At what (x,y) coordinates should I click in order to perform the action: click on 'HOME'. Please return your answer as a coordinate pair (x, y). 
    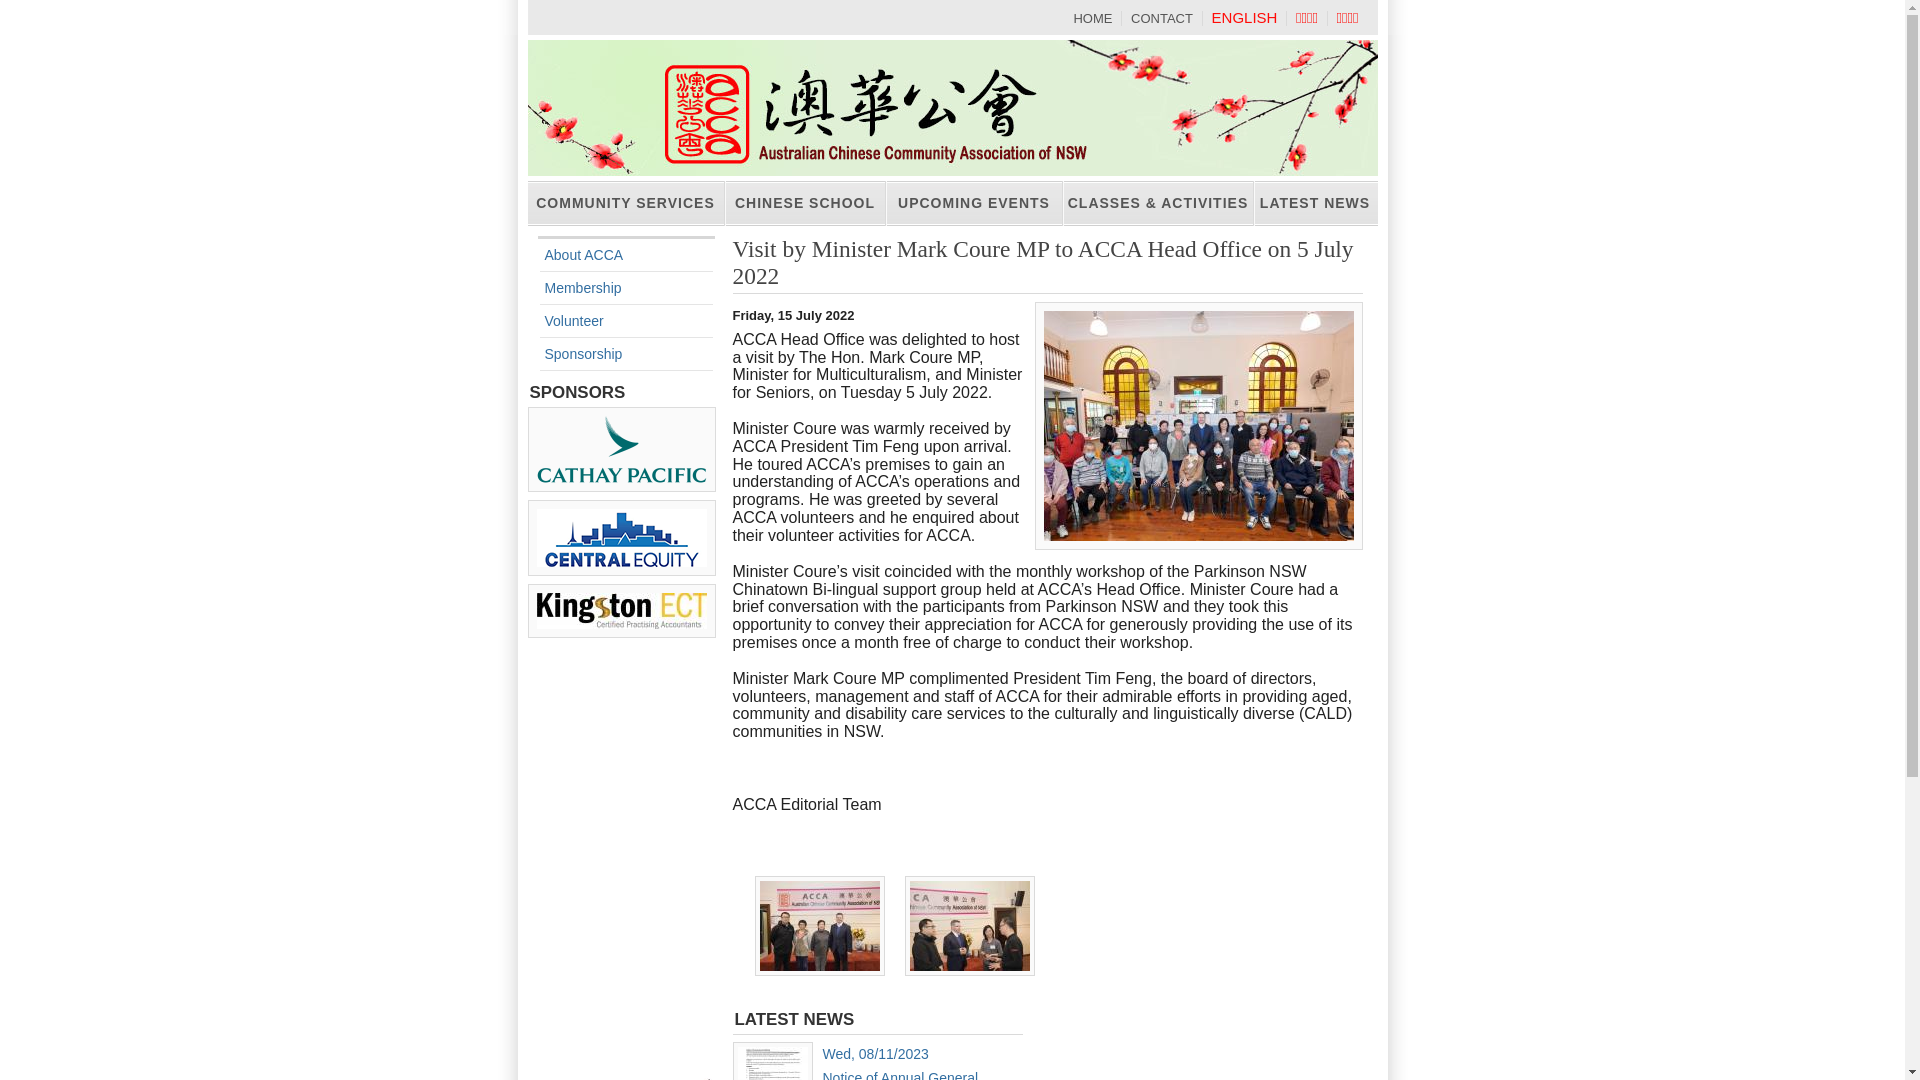
    Looking at the image, I should click on (1091, 18).